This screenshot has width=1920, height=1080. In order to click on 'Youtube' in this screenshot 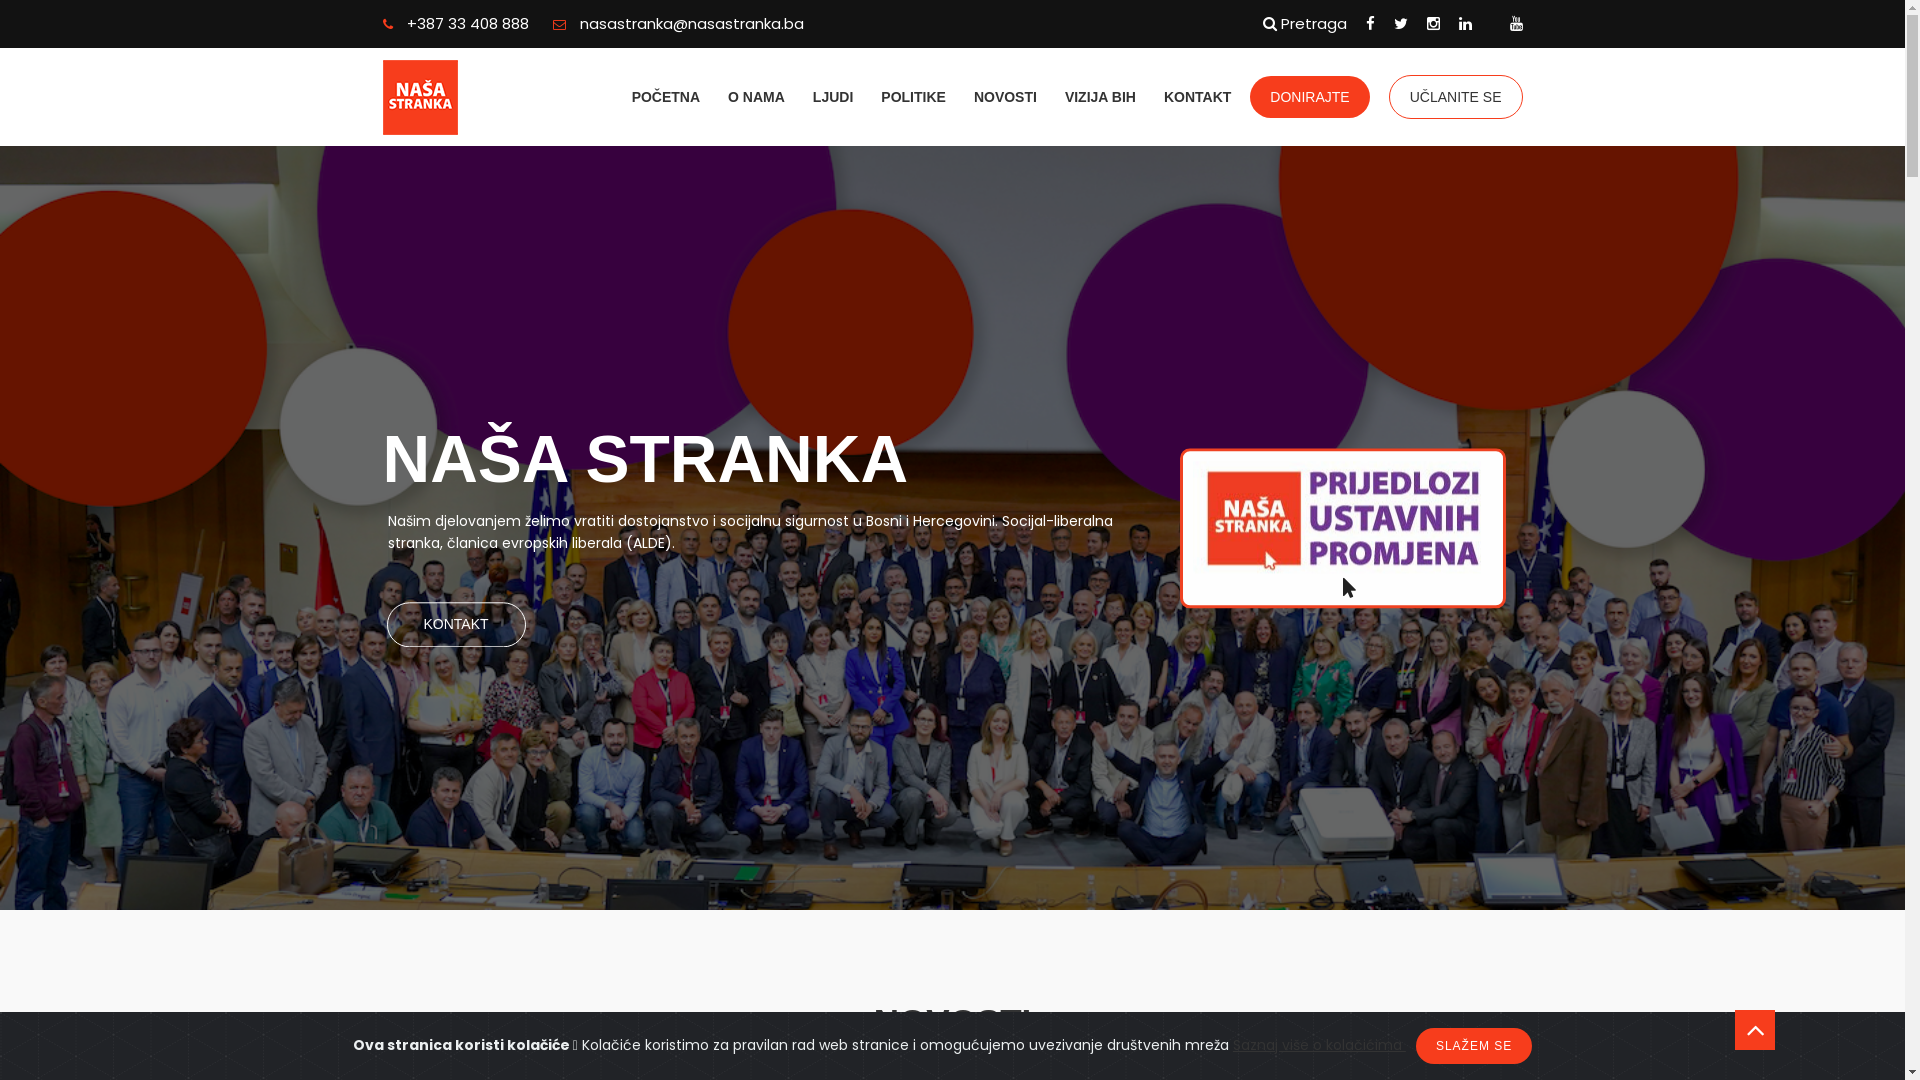, I will do `click(1516, 23)`.